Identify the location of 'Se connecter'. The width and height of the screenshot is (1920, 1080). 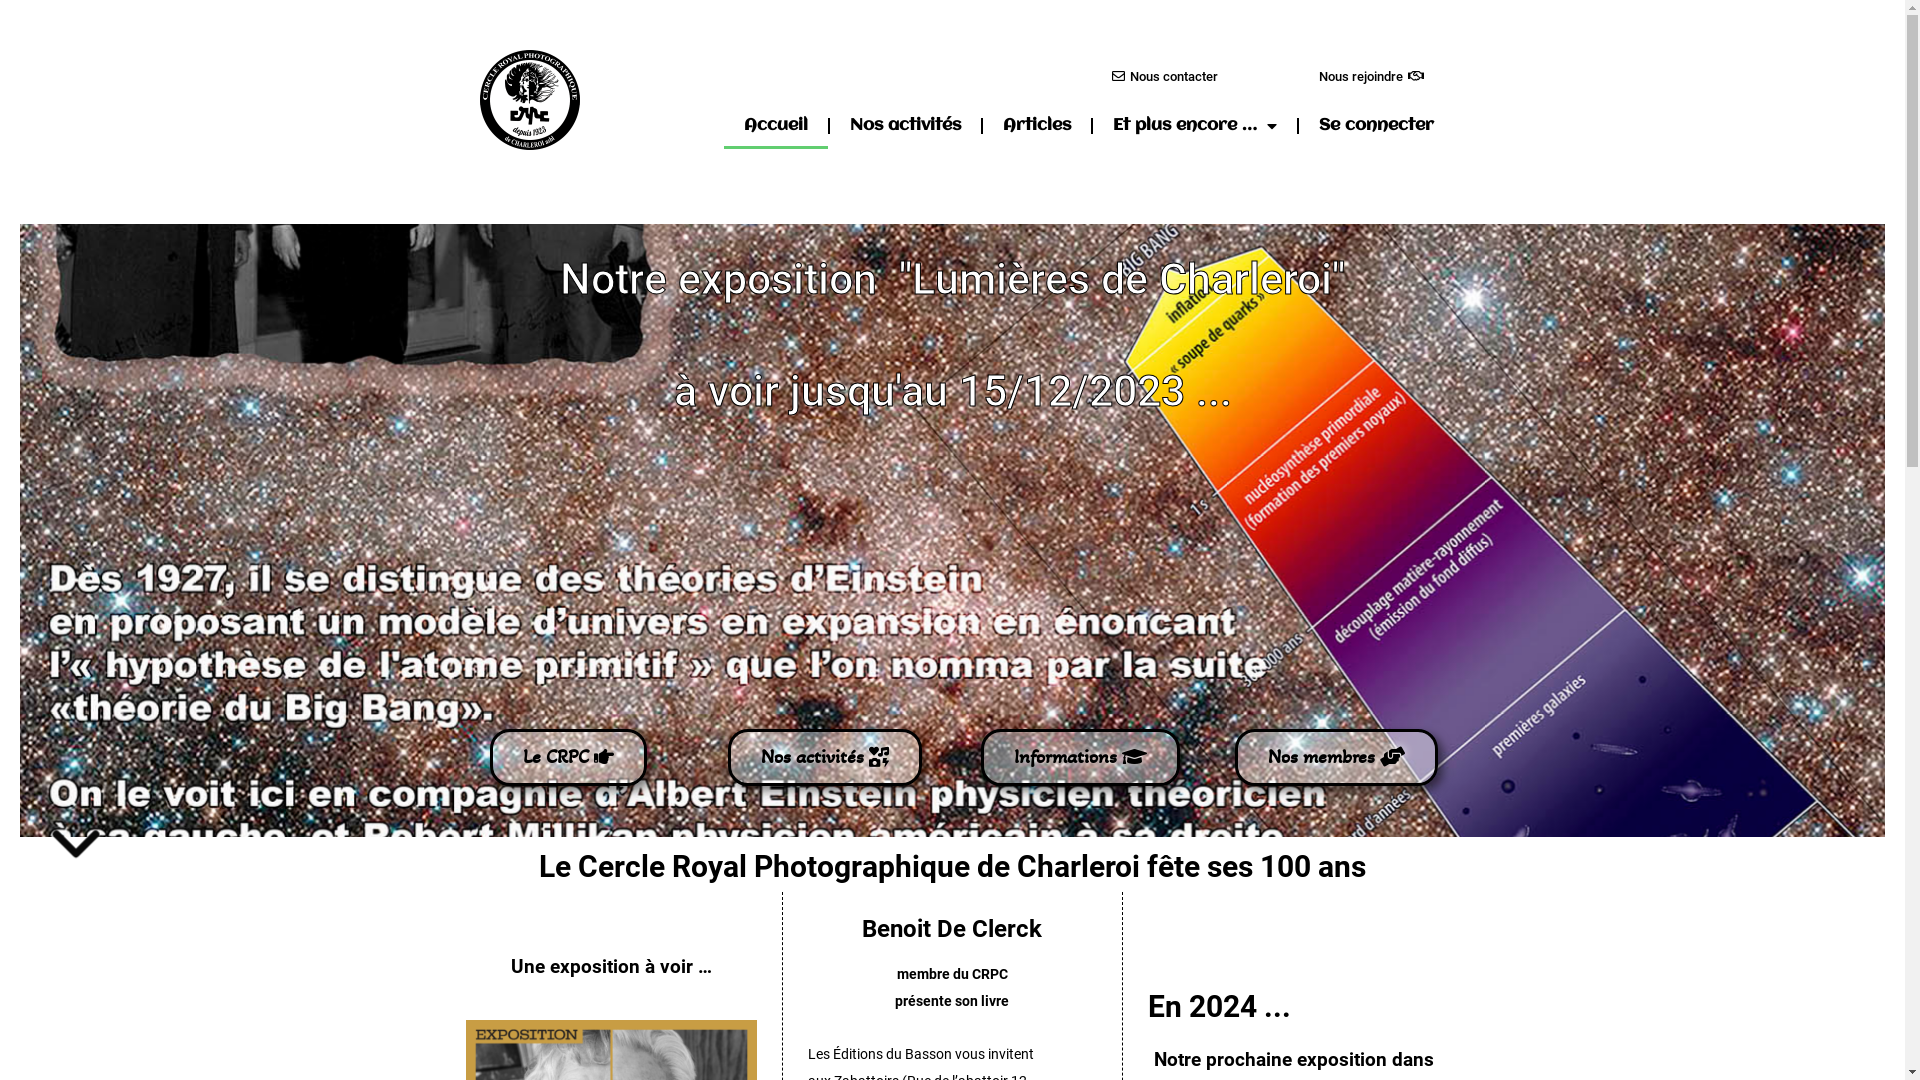
(1375, 126).